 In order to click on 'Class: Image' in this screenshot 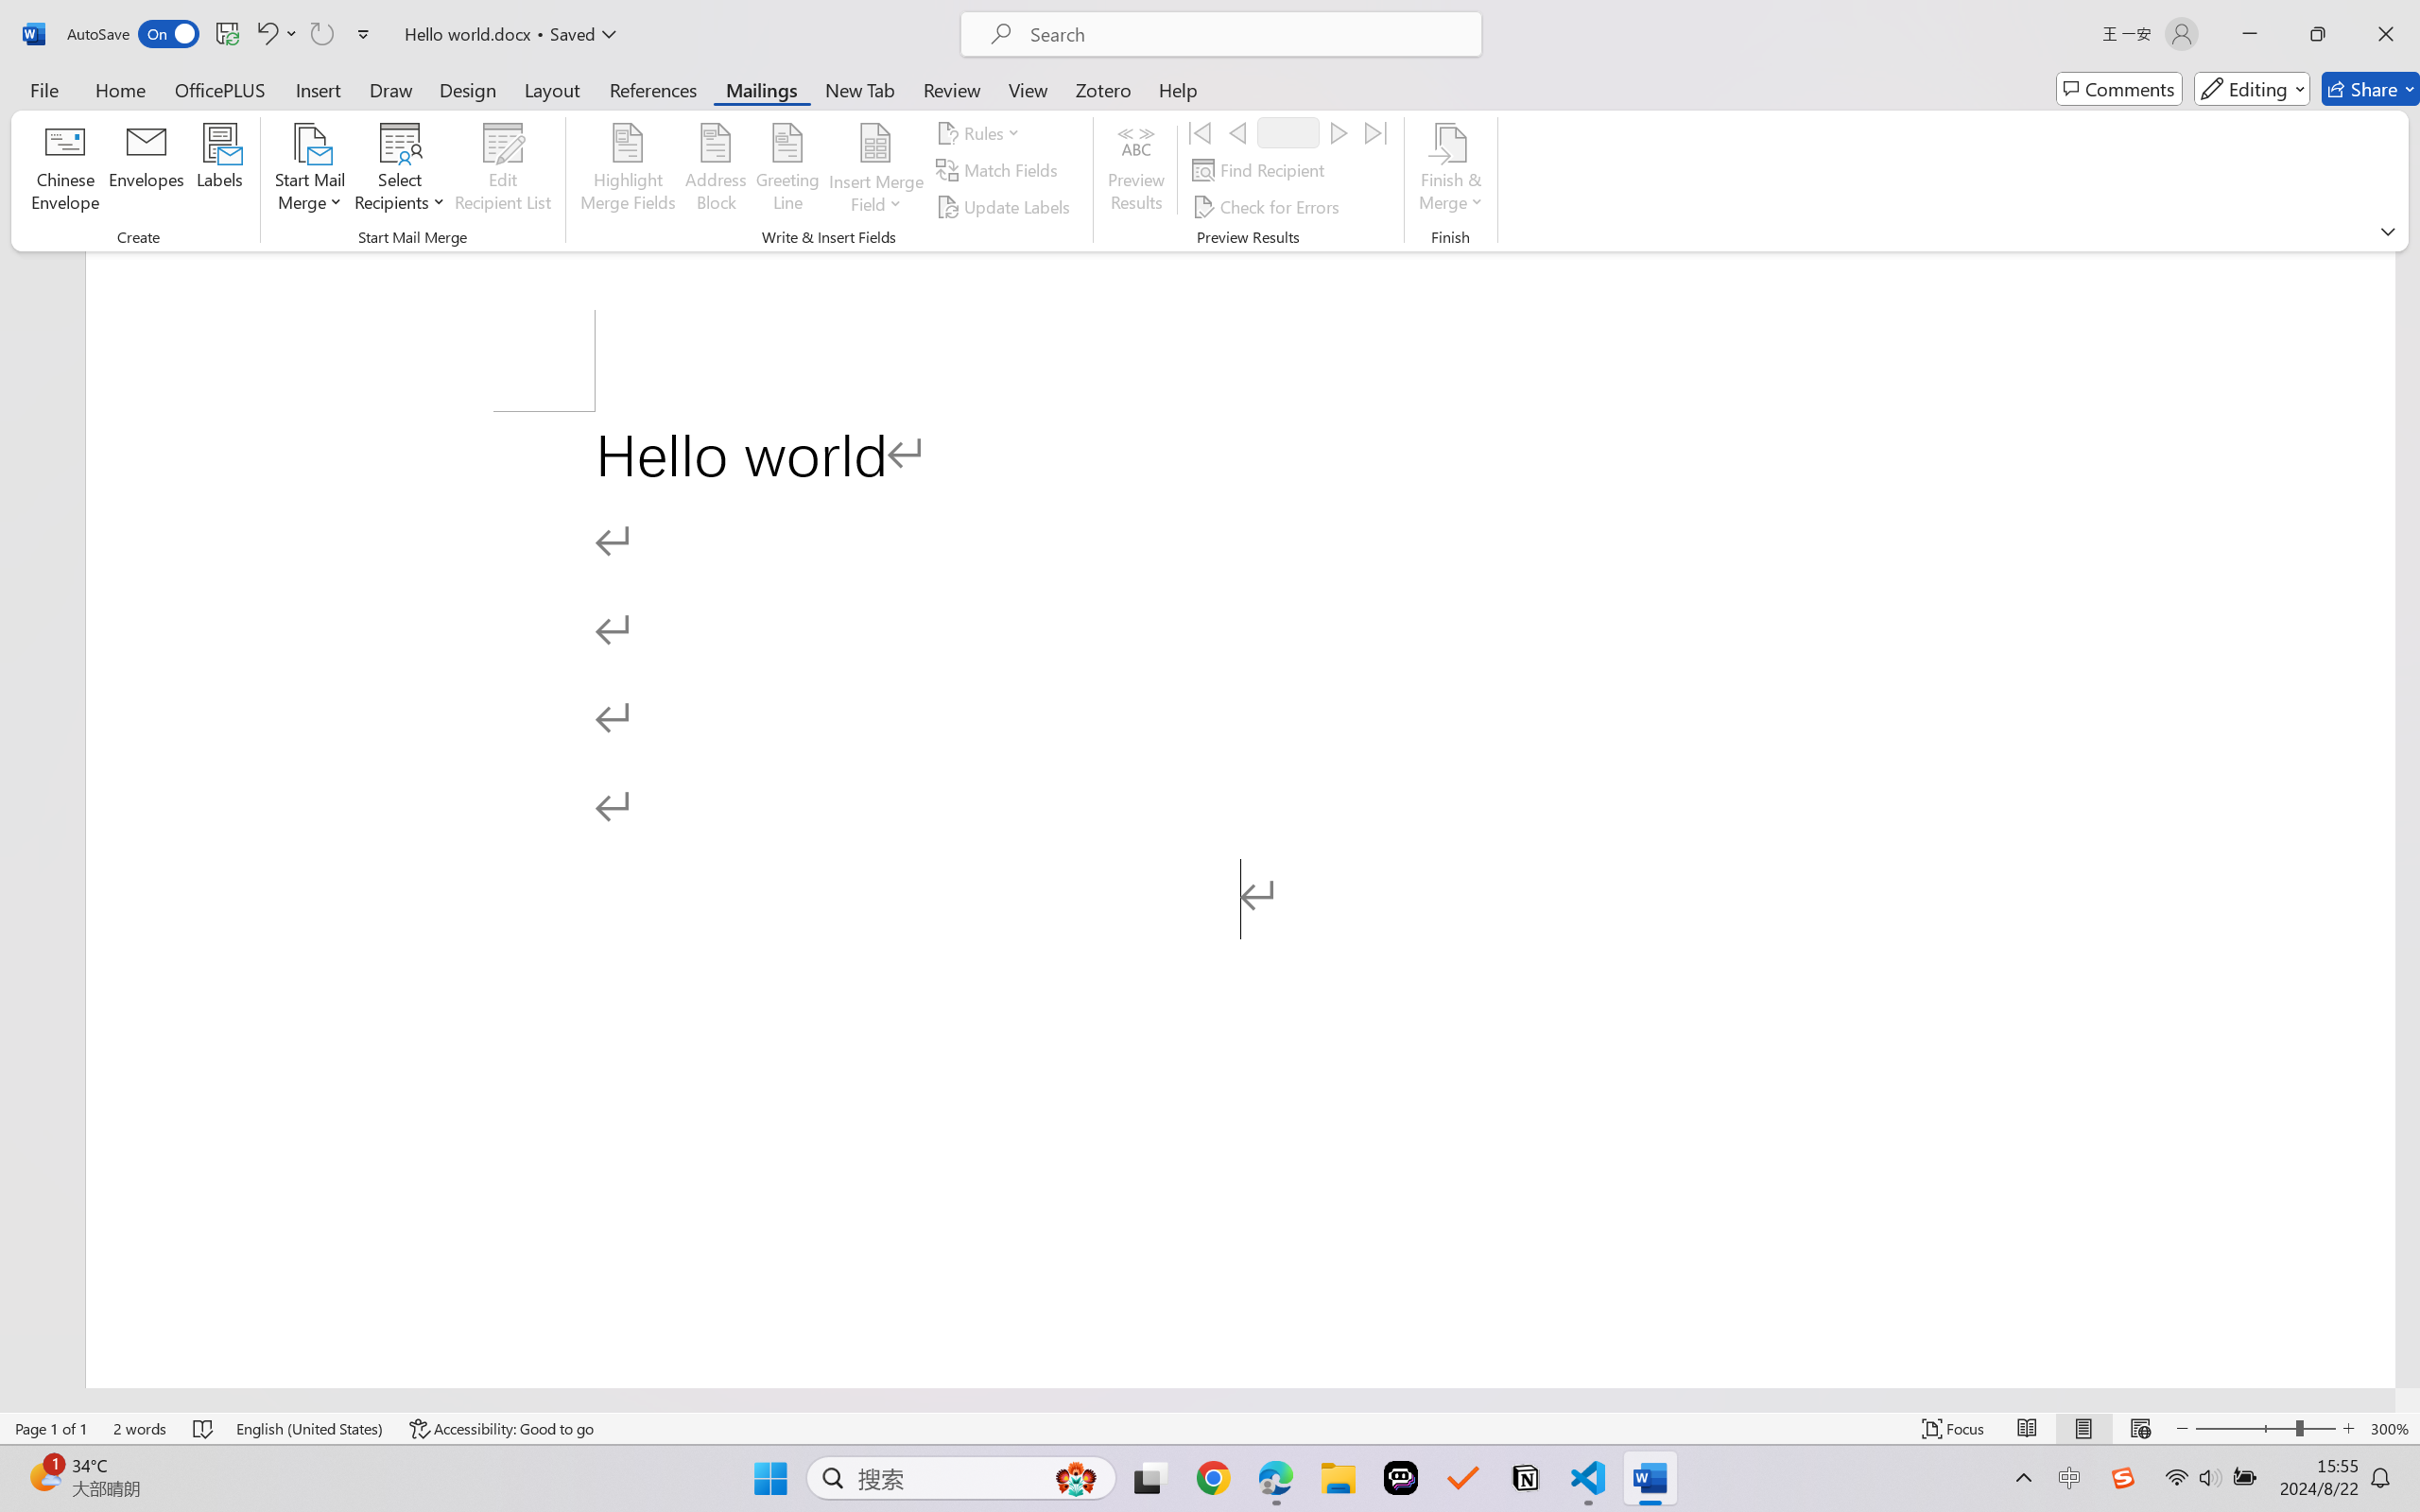, I will do `click(2122, 1478)`.